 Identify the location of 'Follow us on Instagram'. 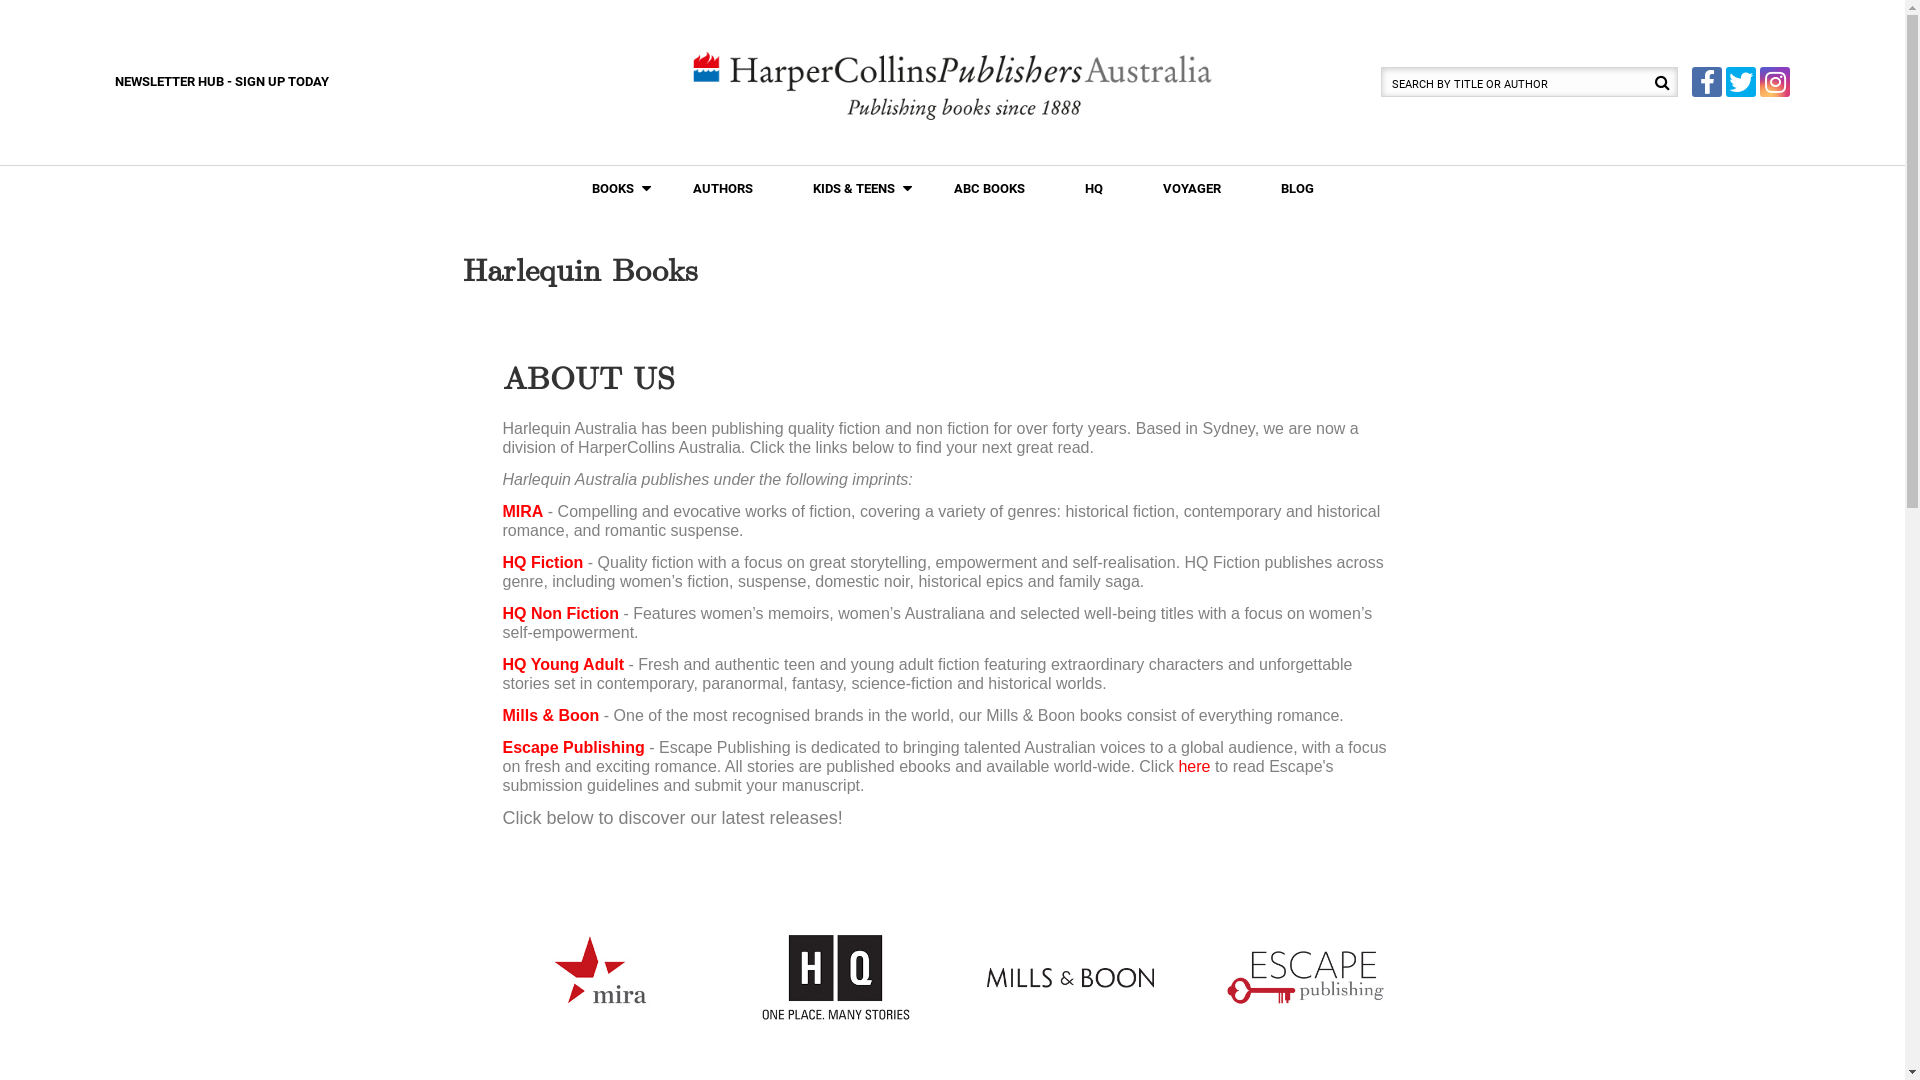
(1775, 81).